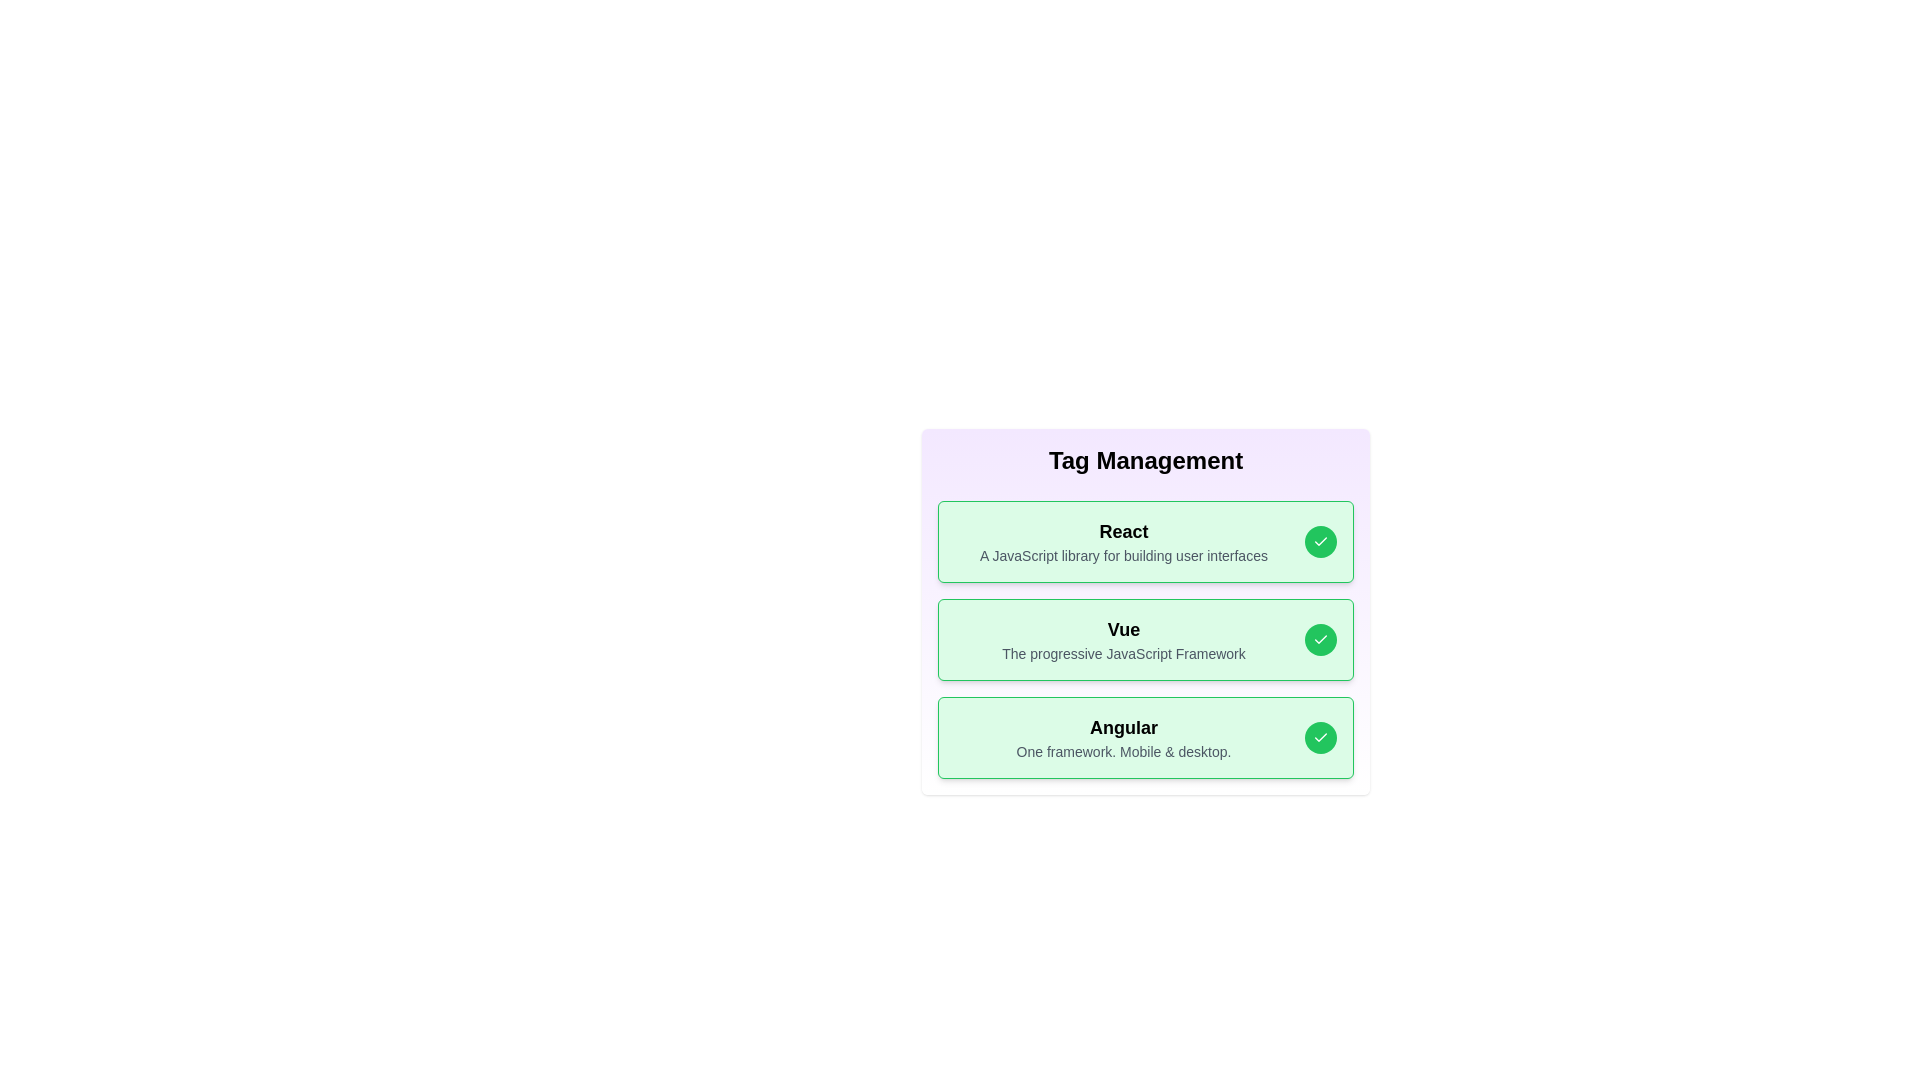 The image size is (1920, 1080). Describe the element at coordinates (1320, 542) in the screenshot. I see `the check button for the tag React to toggle its active state` at that location.